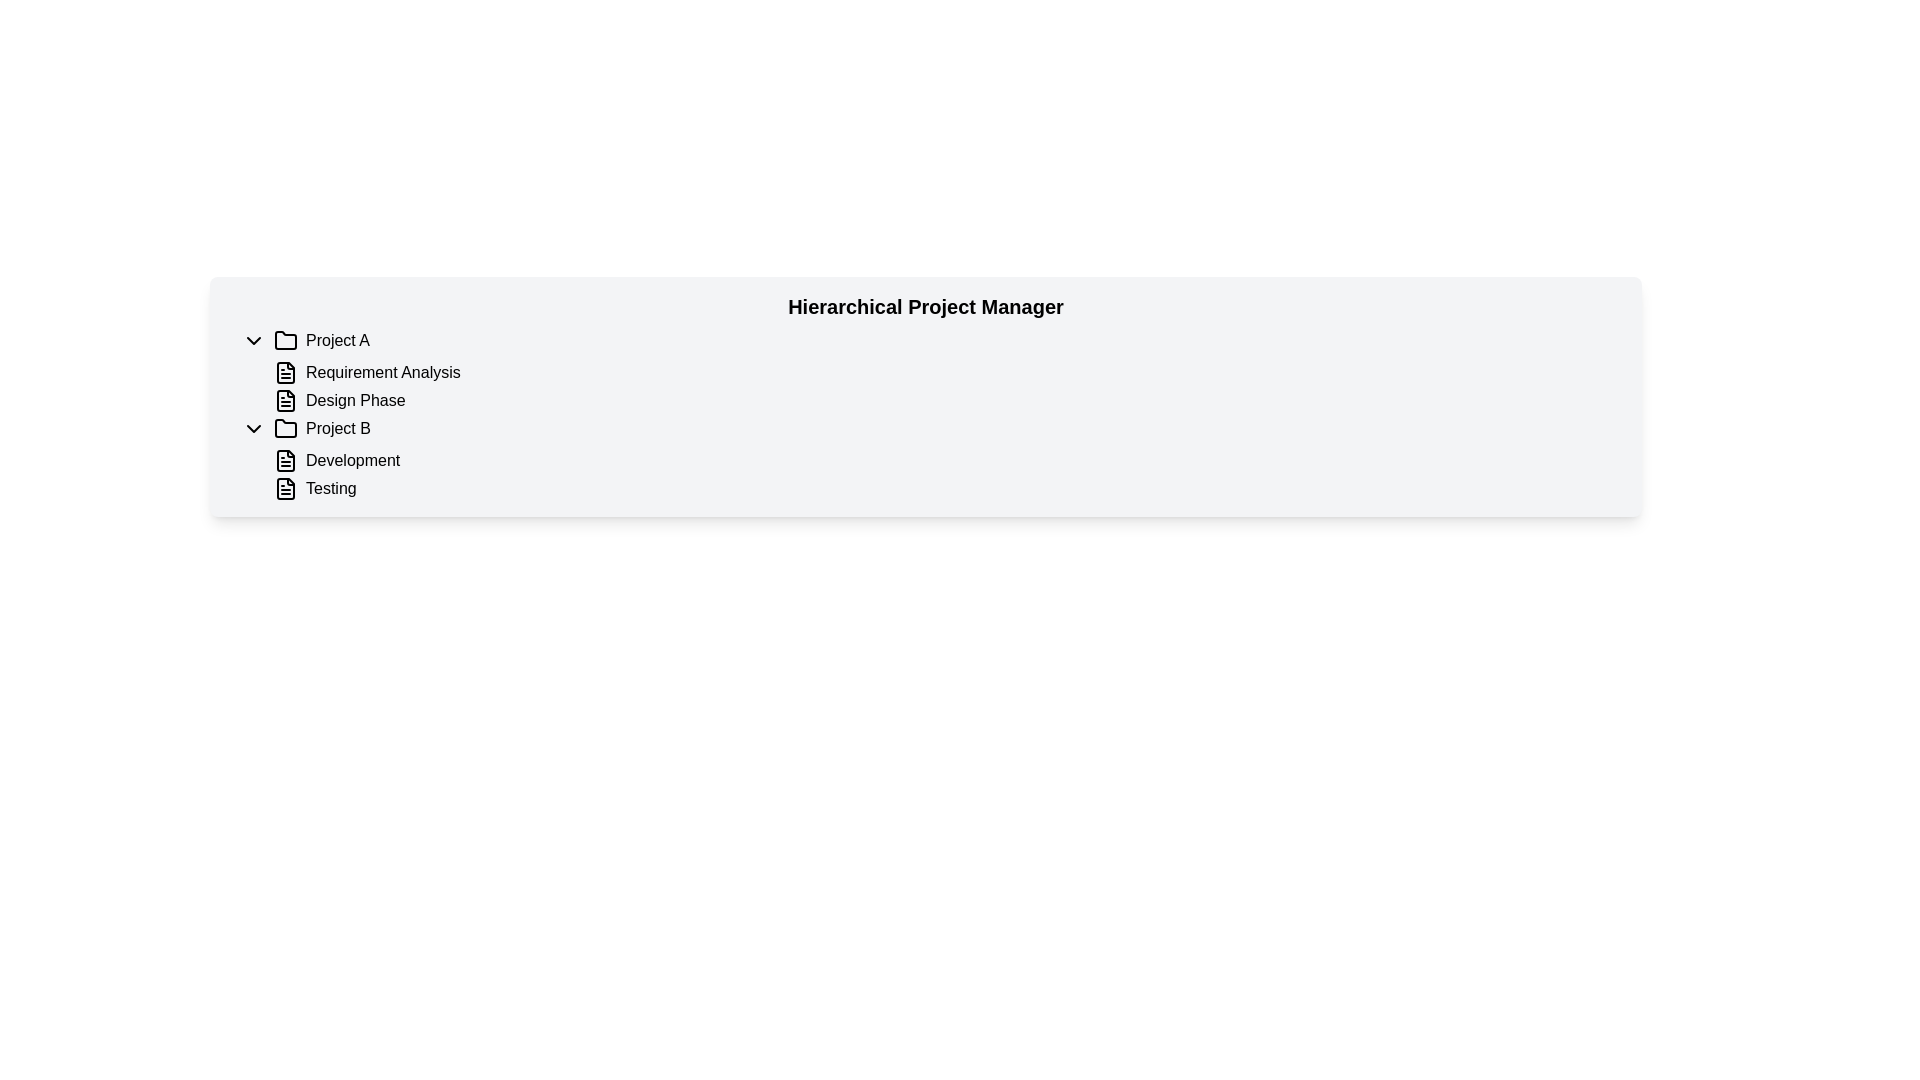 The image size is (1920, 1080). What do you see at coordinates (285, 401) in the screenshot?
I see `the document icon representing a file located under 'Project A', which is the second item in the expandable listing` at bounding box center [285, 401].